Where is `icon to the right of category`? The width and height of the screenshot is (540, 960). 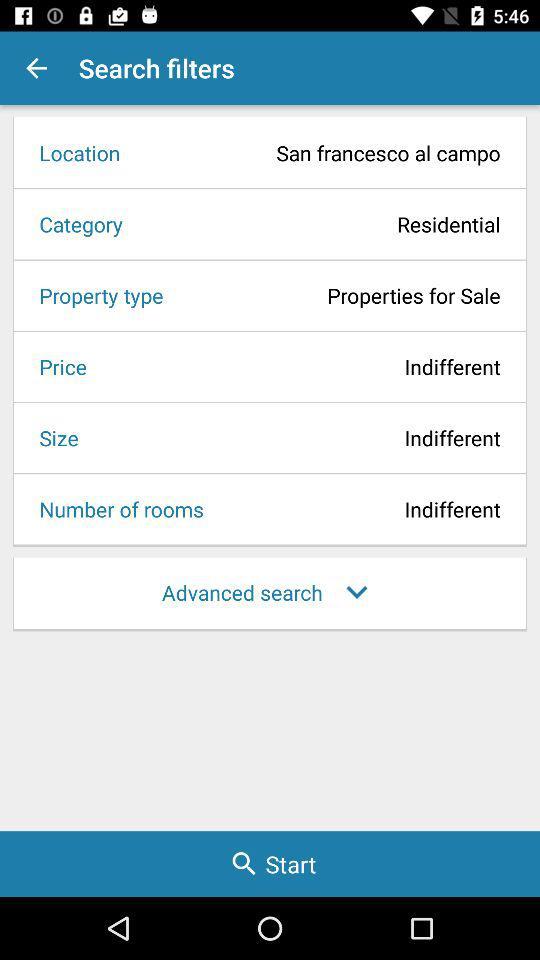
icon to the right of category is located at coordinates (318, 224).